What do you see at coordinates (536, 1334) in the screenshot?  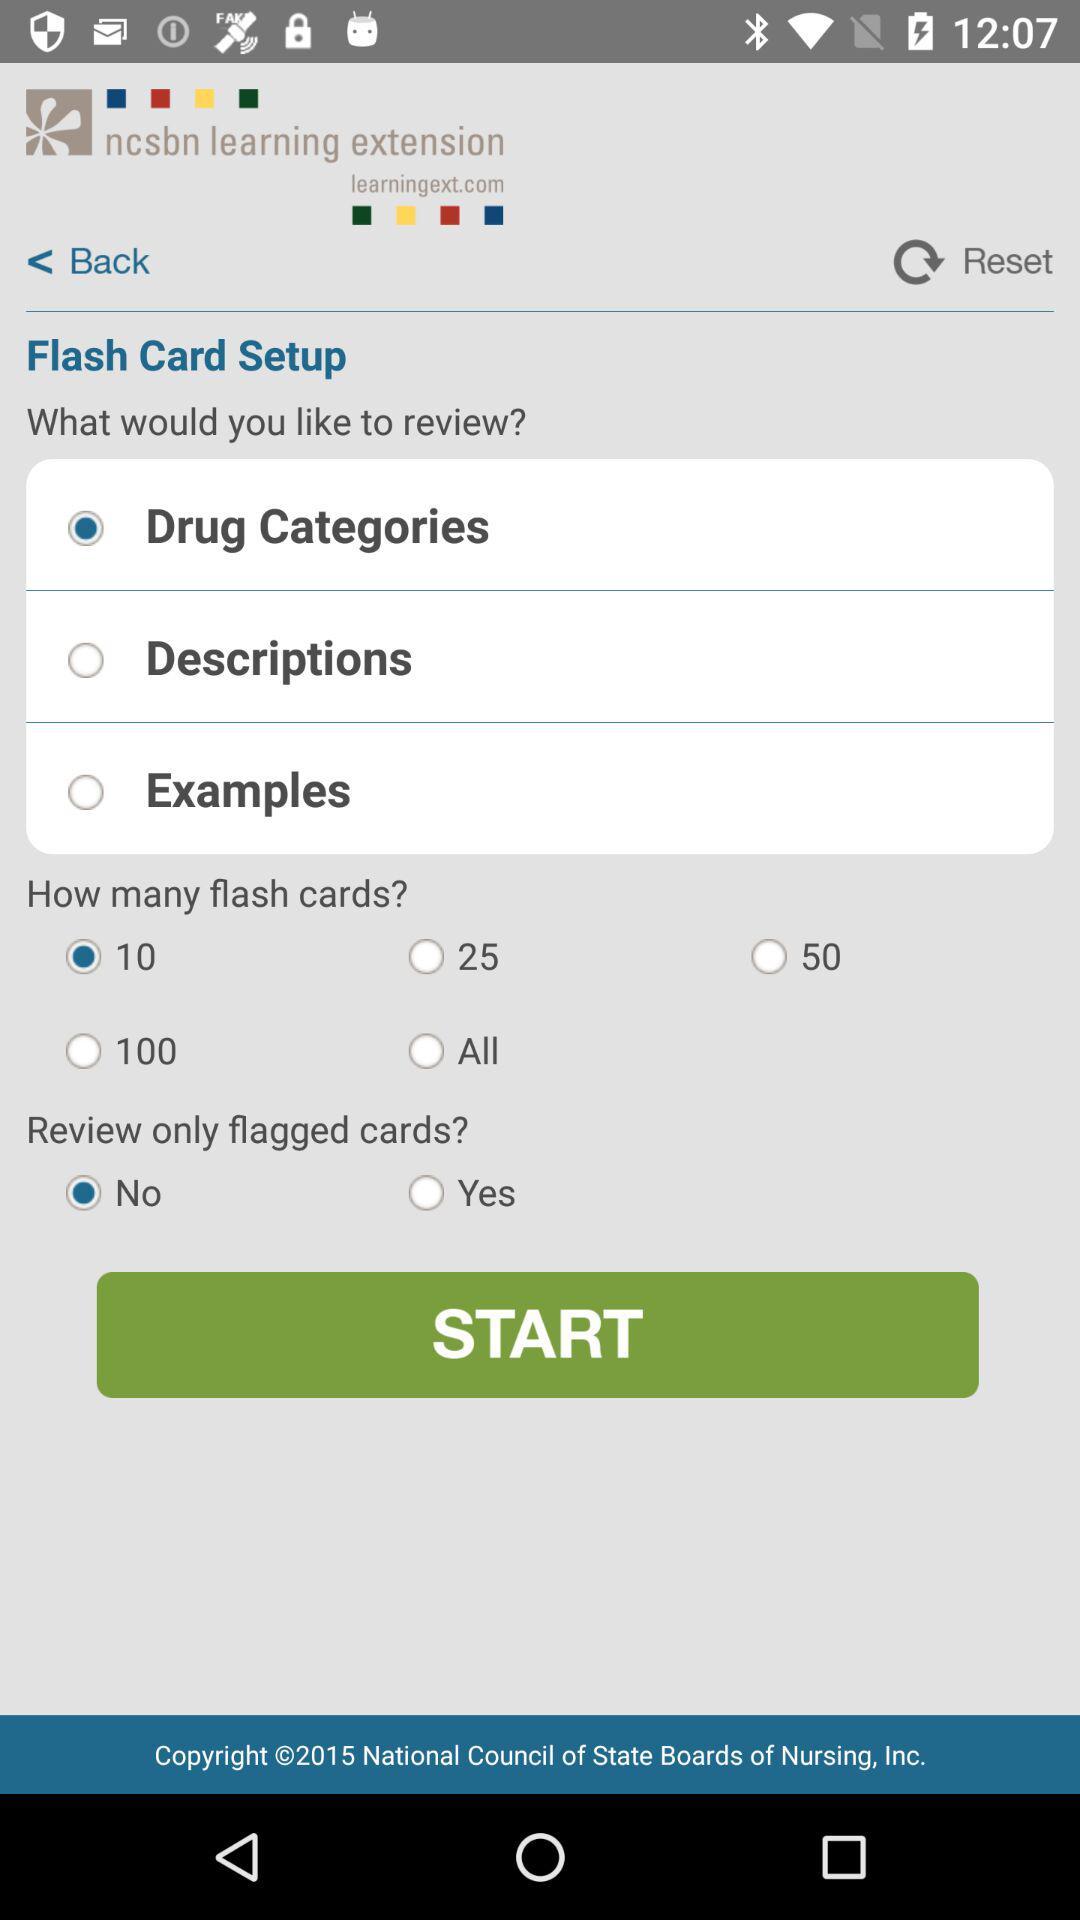 I see `icon above copyright 2015 national` at bounding box center [536, 1334].